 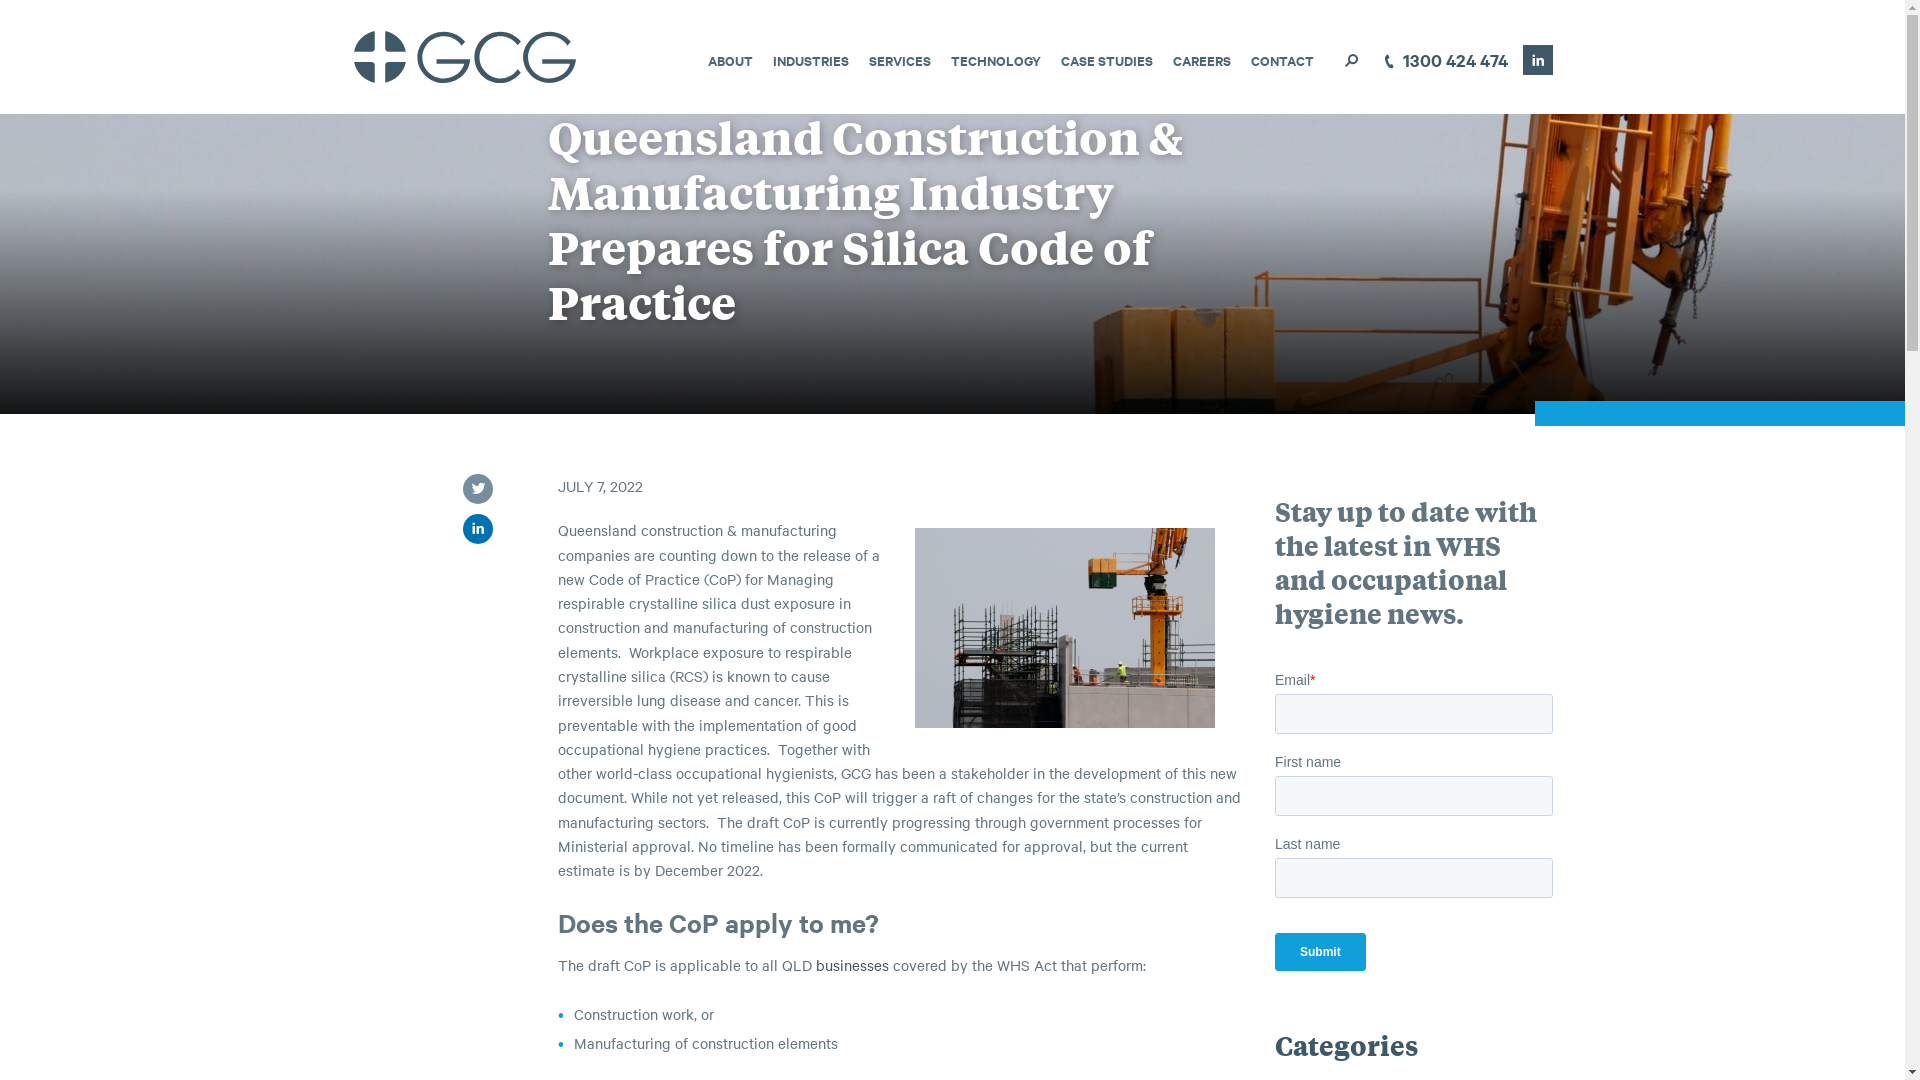 I want to click on 'businesses', so click(x=852, y=963).